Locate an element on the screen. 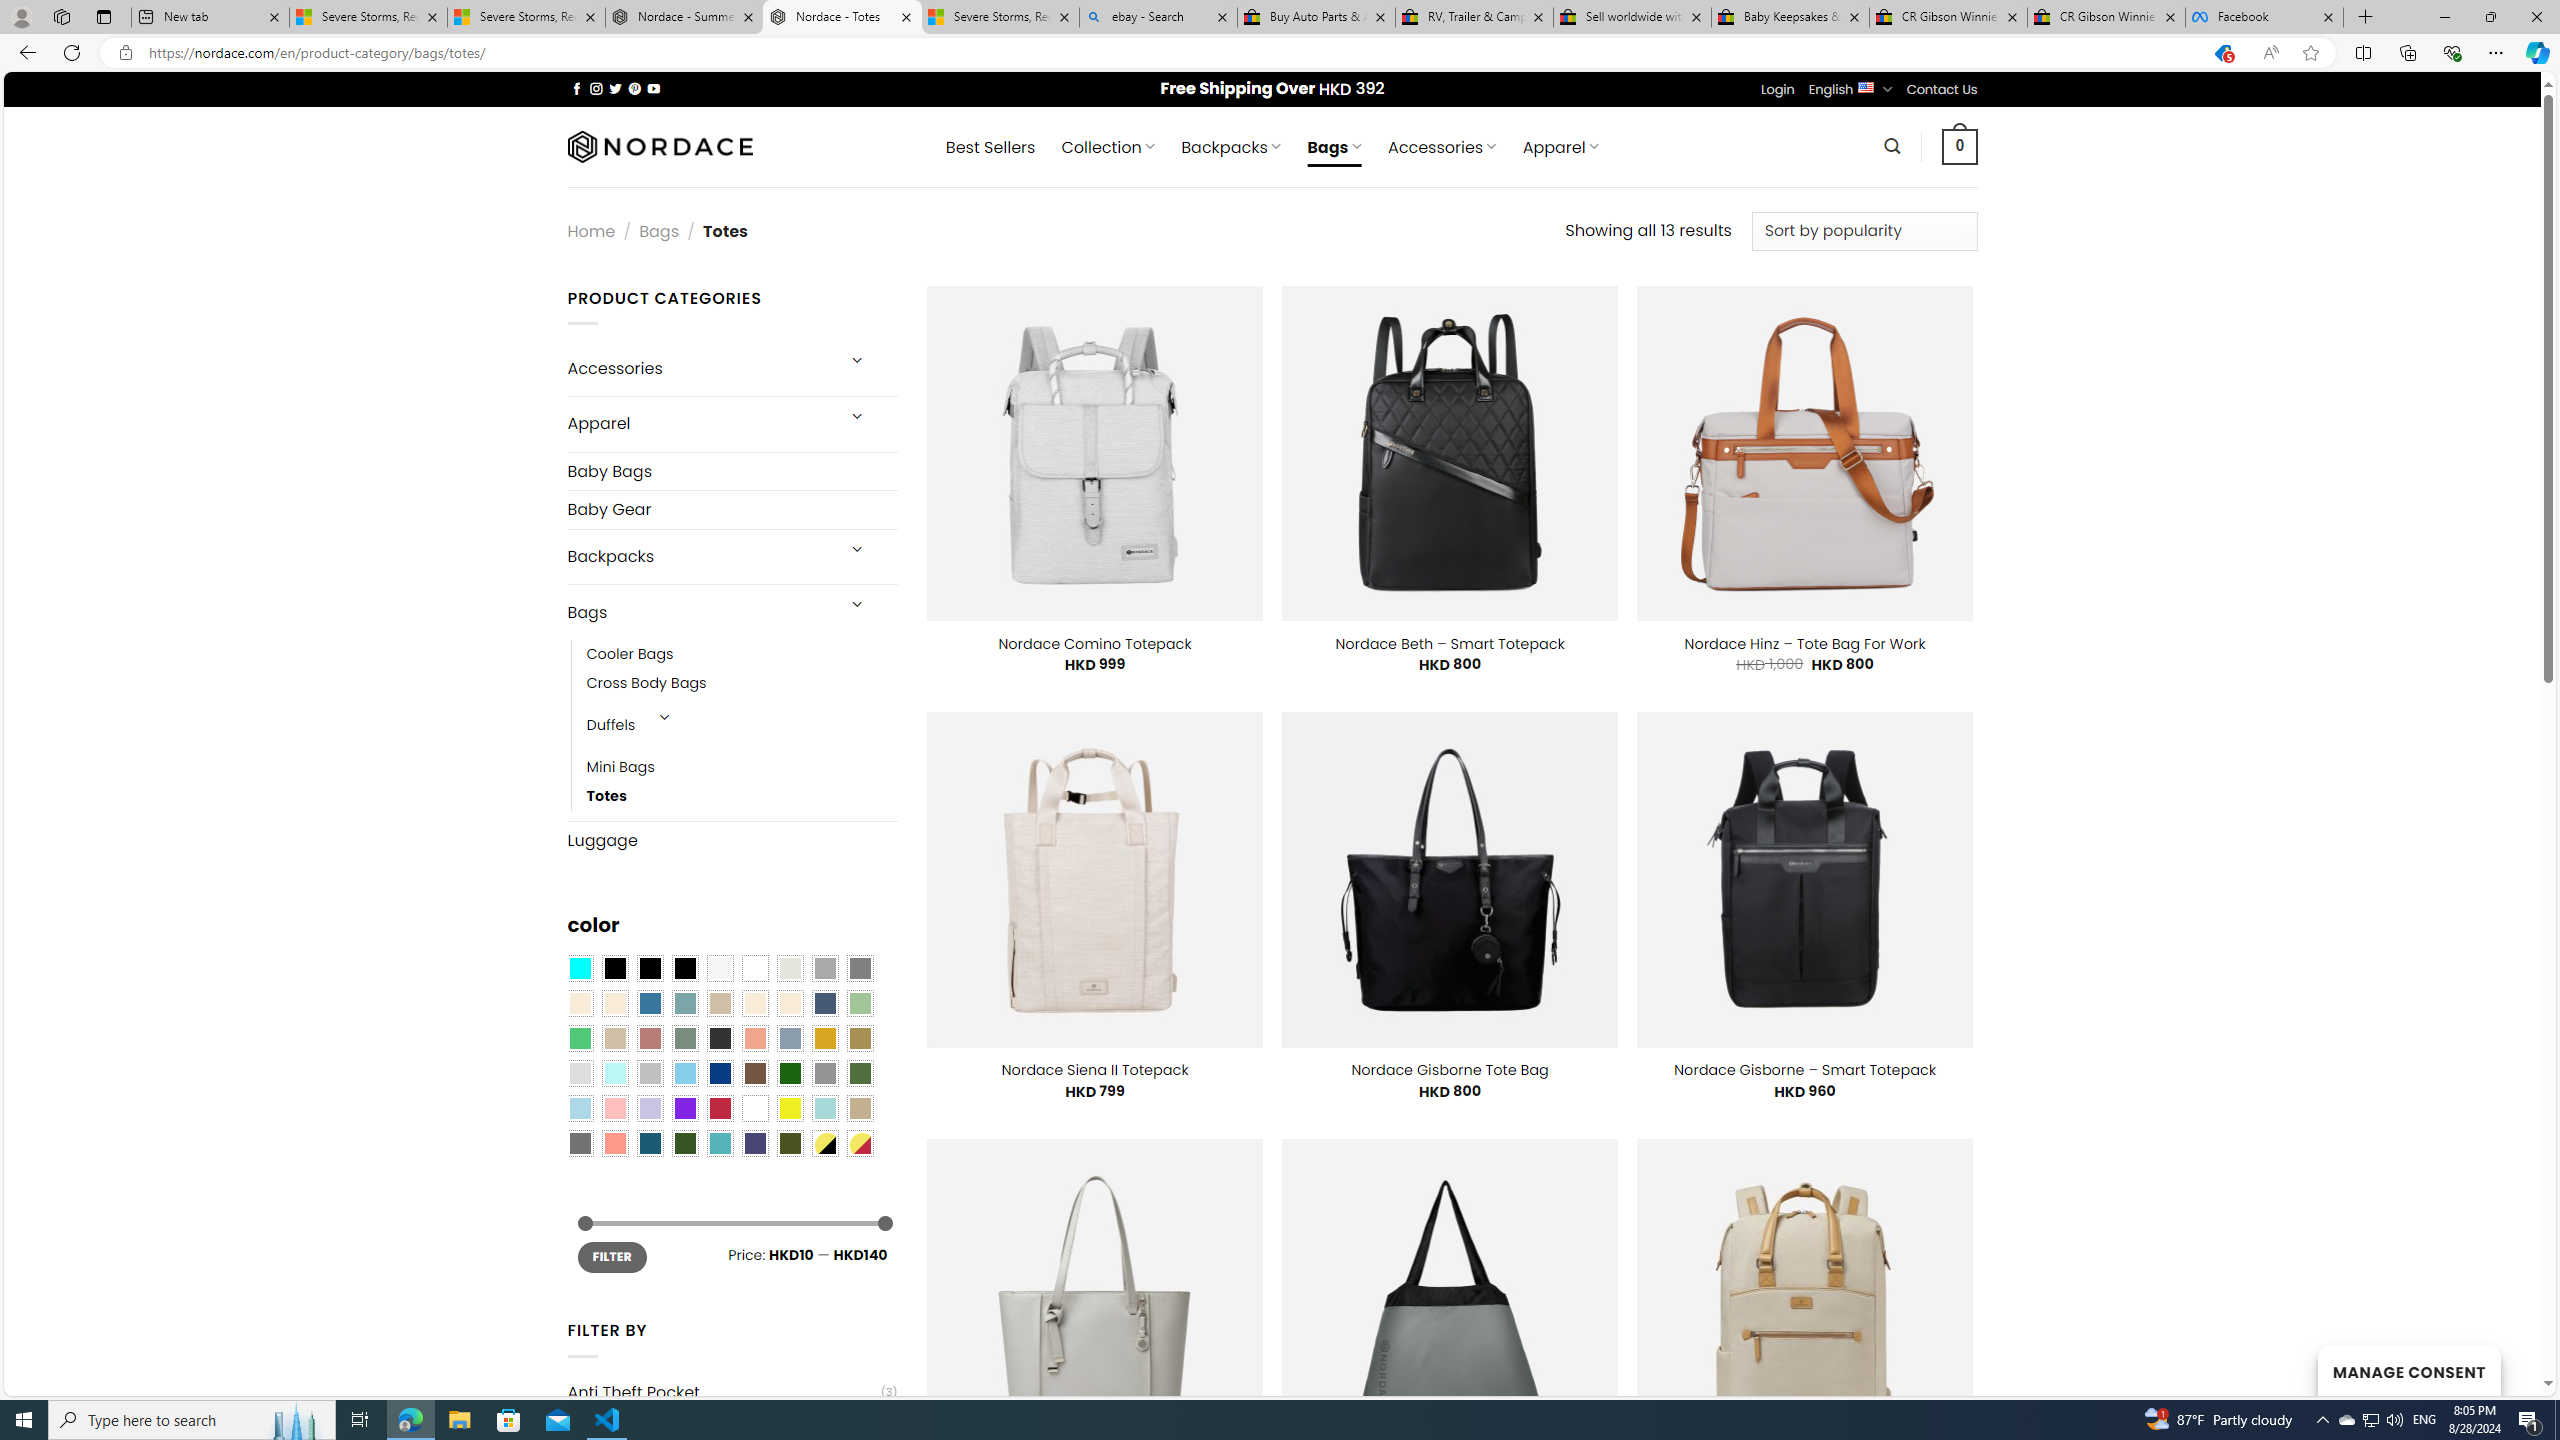 This screenshot has height=1440, width=2560. 'Follow on Instagram' is located at coordinates (595, 88).